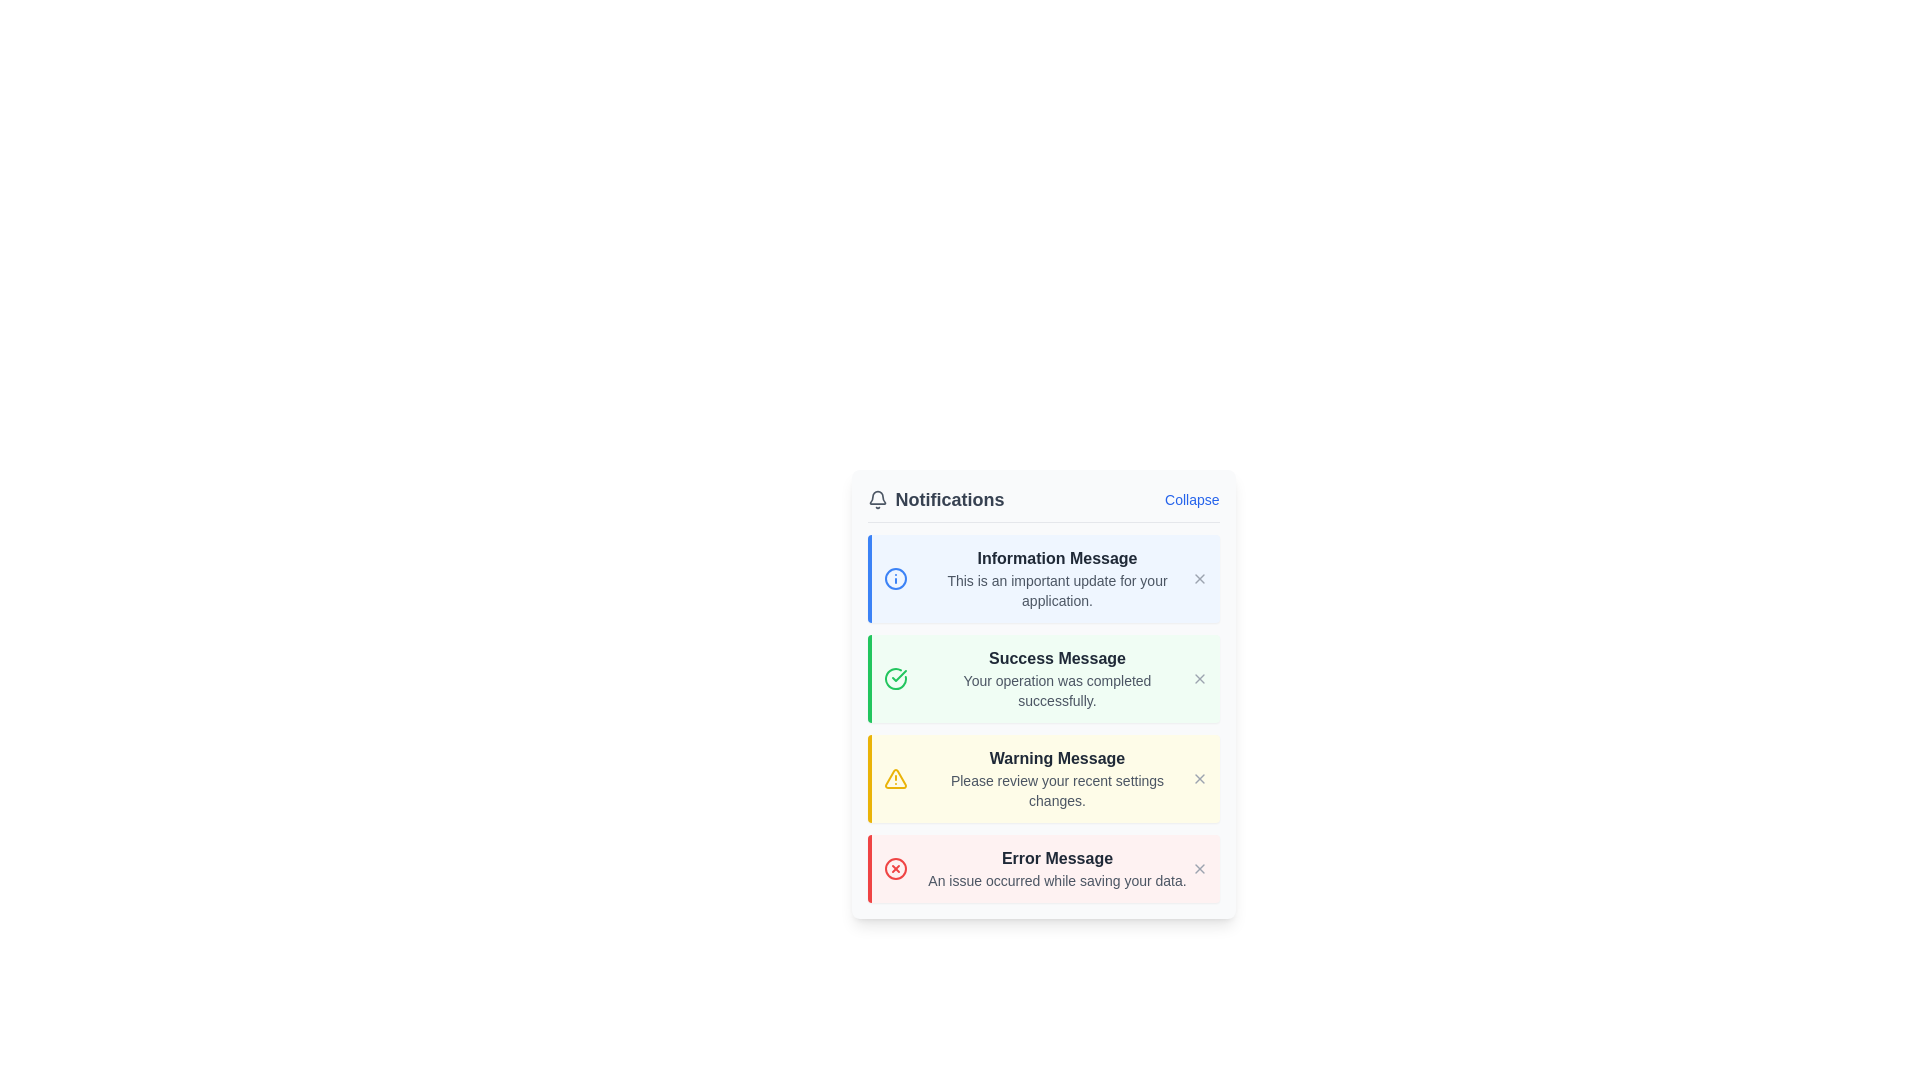  What do you see at coordinates (877, 496) in the screenshot?
I see `the bell-shaped icon located in the notifications header bar towards the left for visual feedback` at bounding box center [877, 496].